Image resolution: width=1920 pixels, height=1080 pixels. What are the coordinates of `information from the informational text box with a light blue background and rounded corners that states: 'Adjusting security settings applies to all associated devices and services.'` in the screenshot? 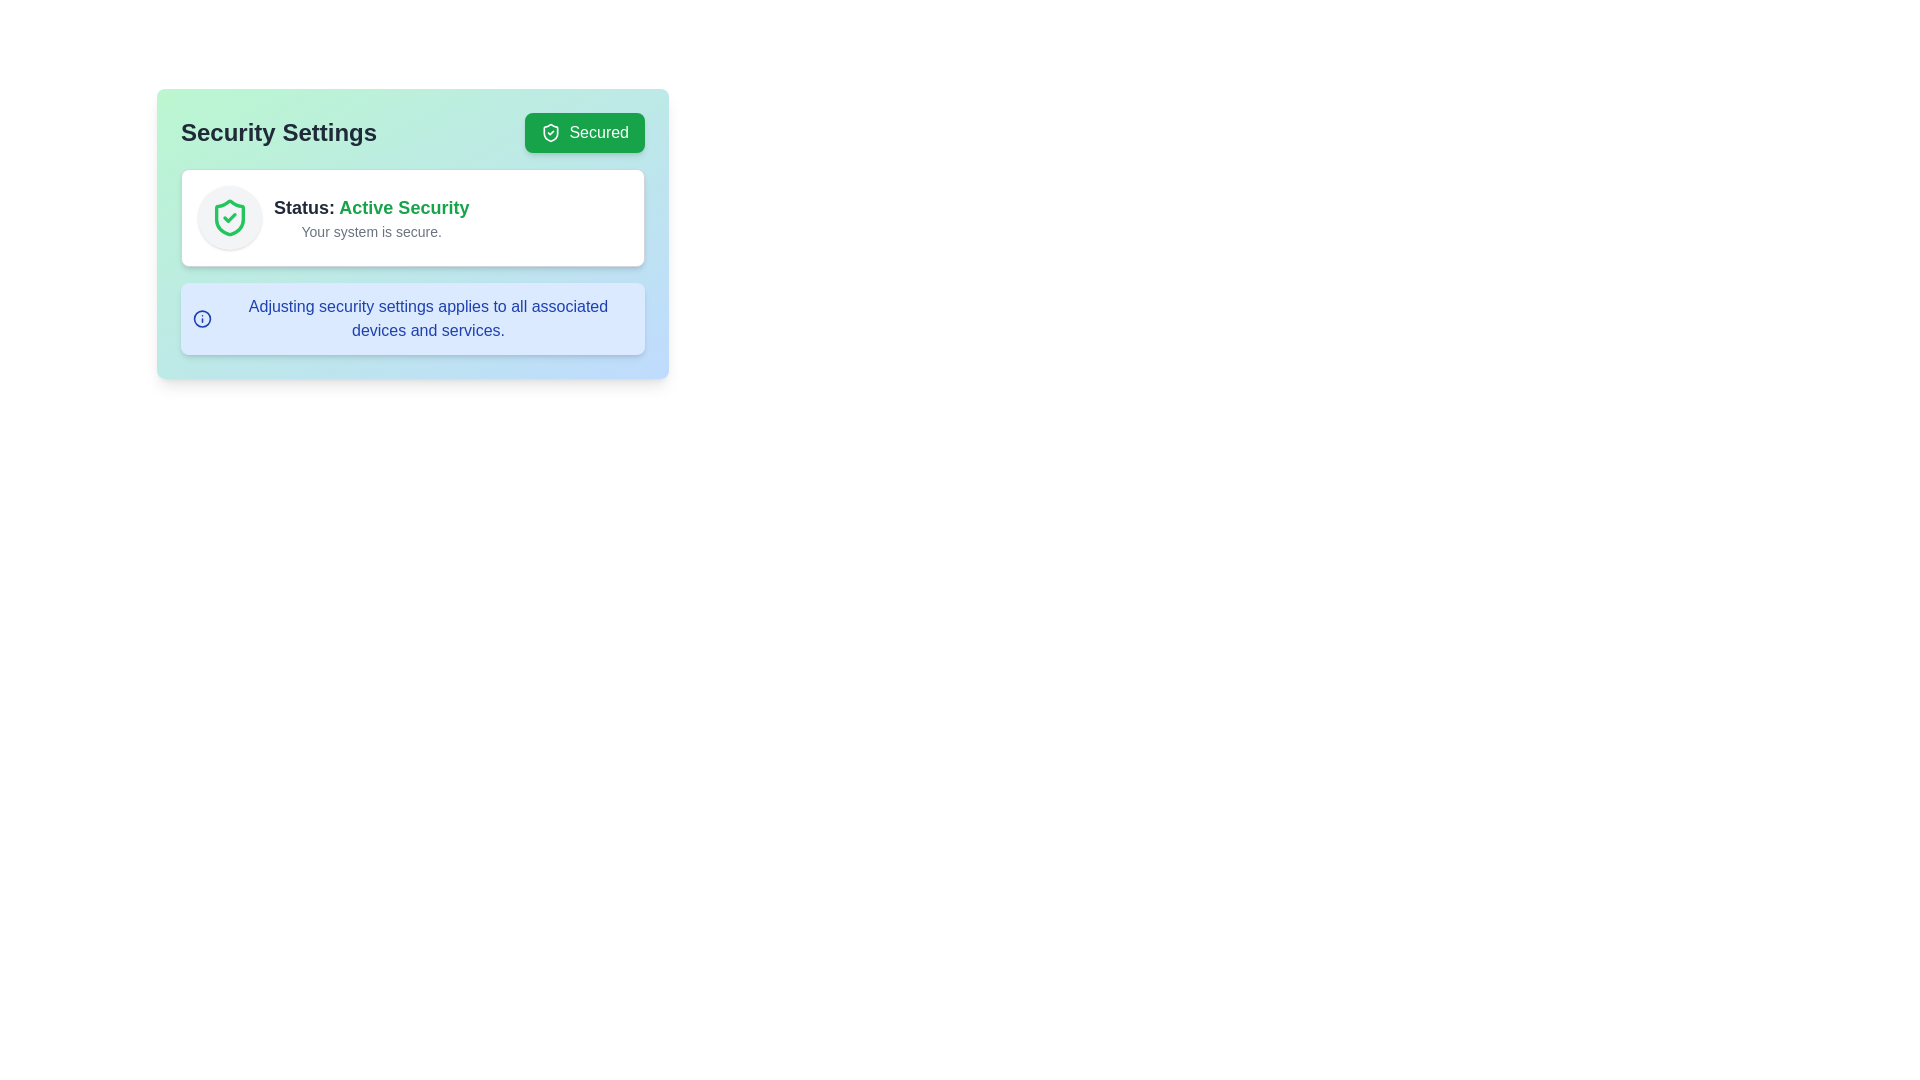 It's located at (411, 318).